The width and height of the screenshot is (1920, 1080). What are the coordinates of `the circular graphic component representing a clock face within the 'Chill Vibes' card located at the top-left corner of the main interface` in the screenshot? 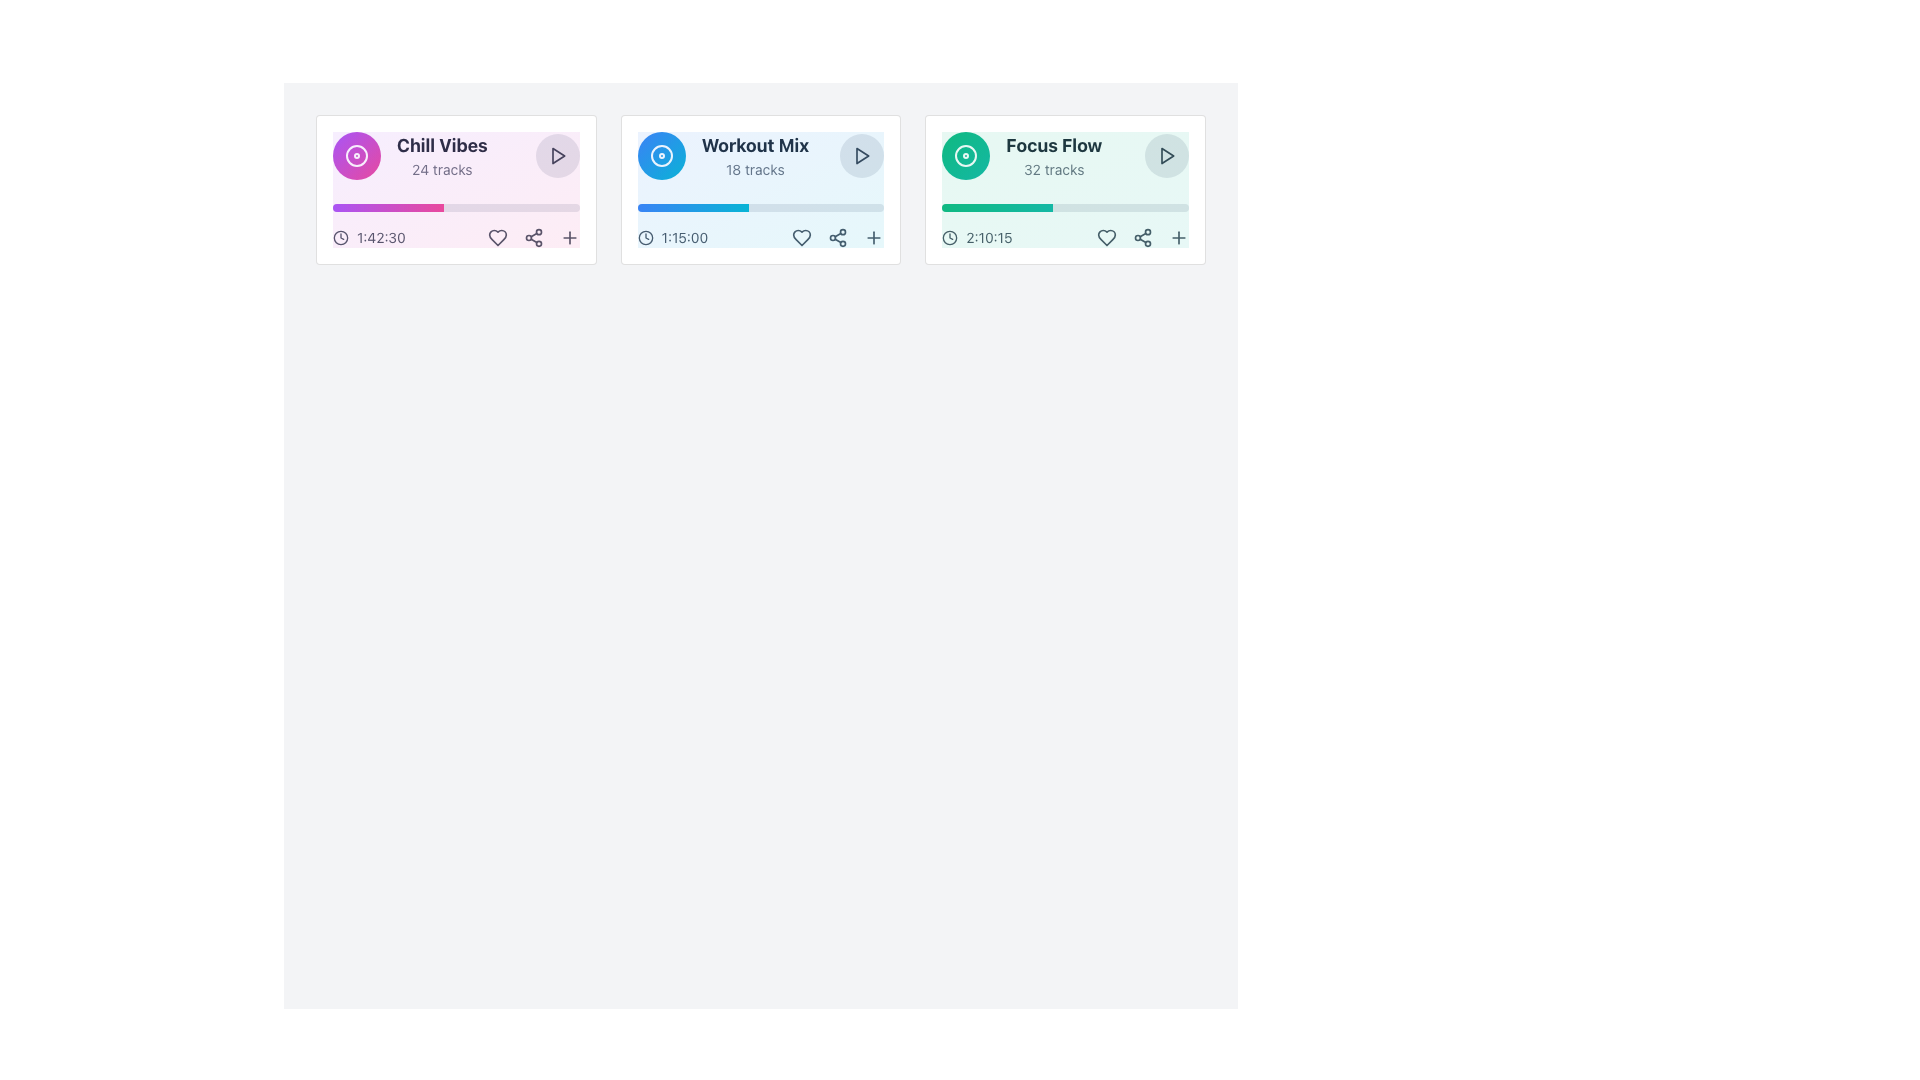 It's located at (340, 237).